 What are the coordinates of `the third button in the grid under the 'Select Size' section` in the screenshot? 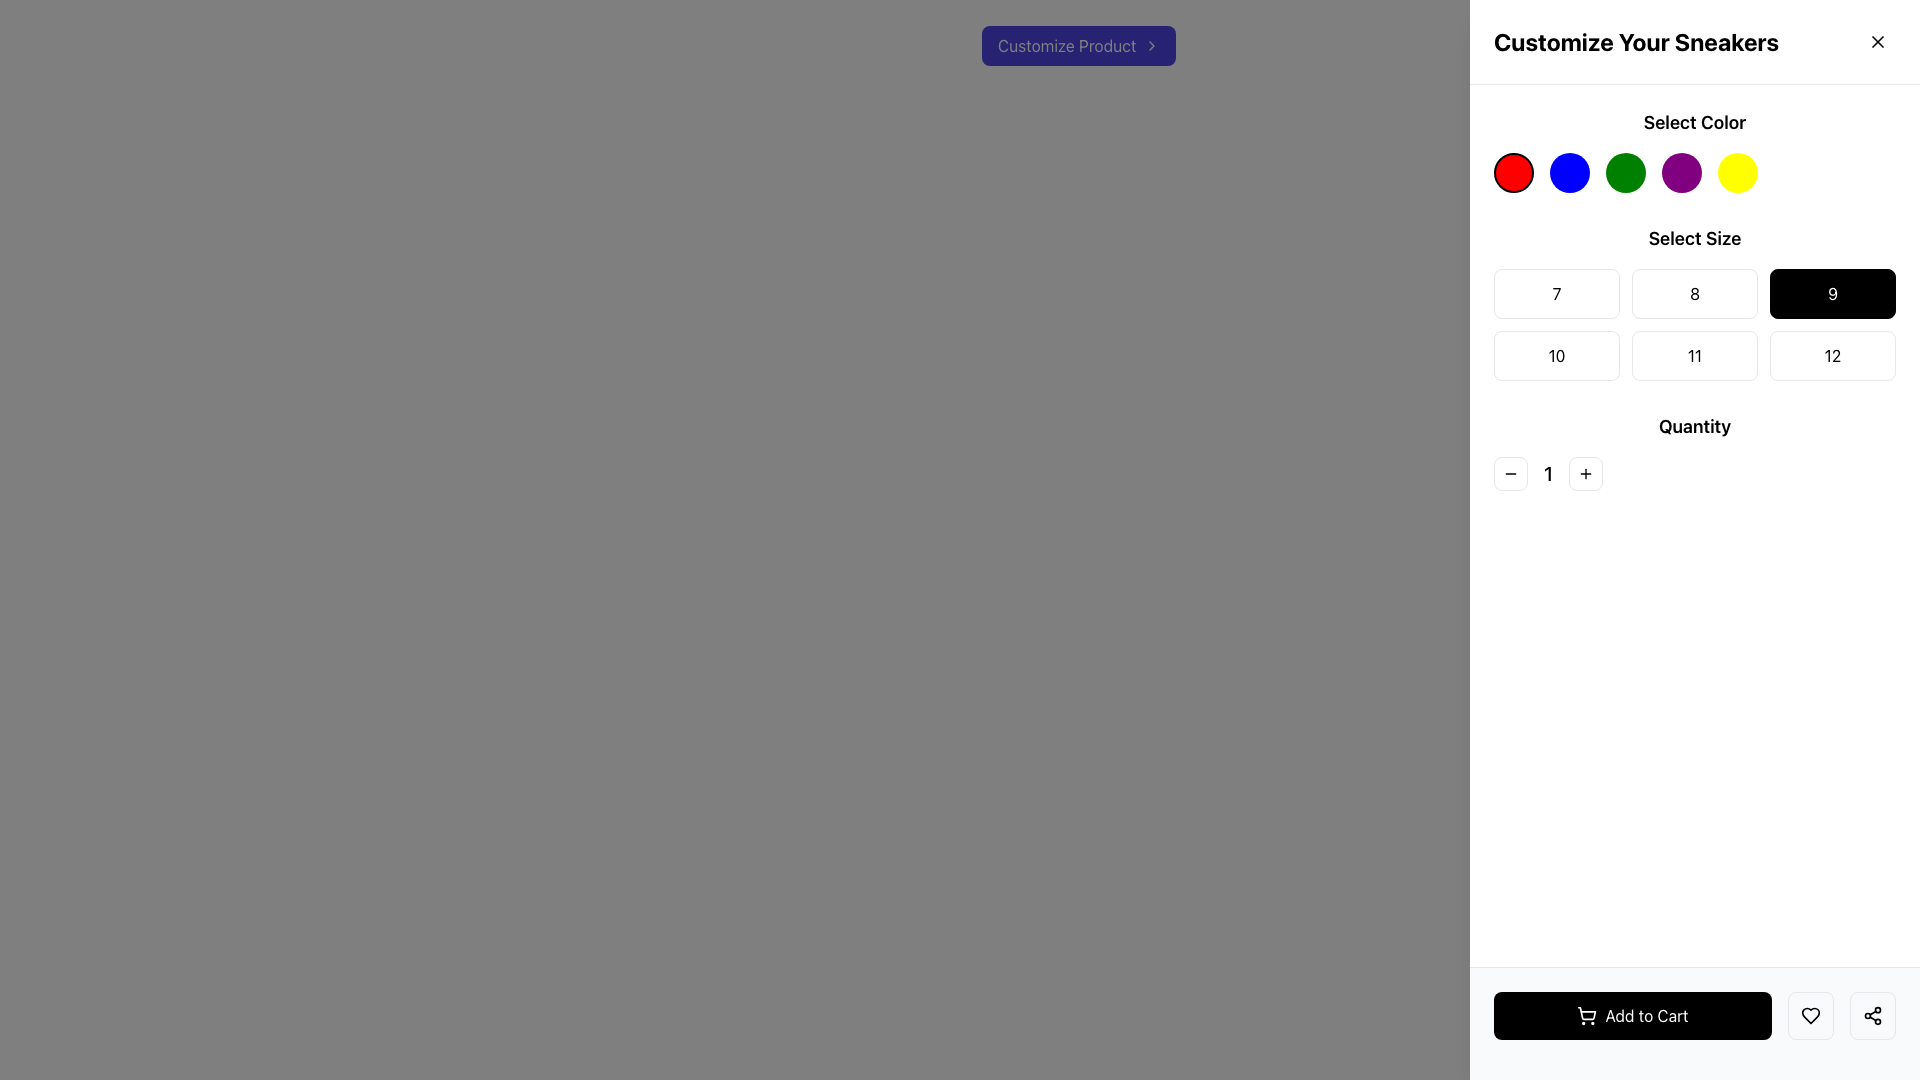 It's located at (1833, 293).